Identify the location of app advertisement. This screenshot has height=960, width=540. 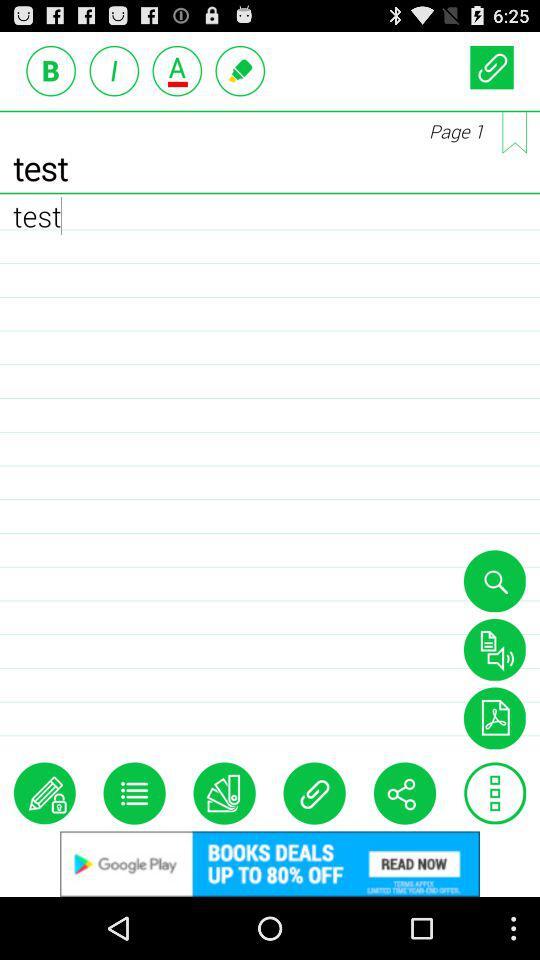
(270, 863).